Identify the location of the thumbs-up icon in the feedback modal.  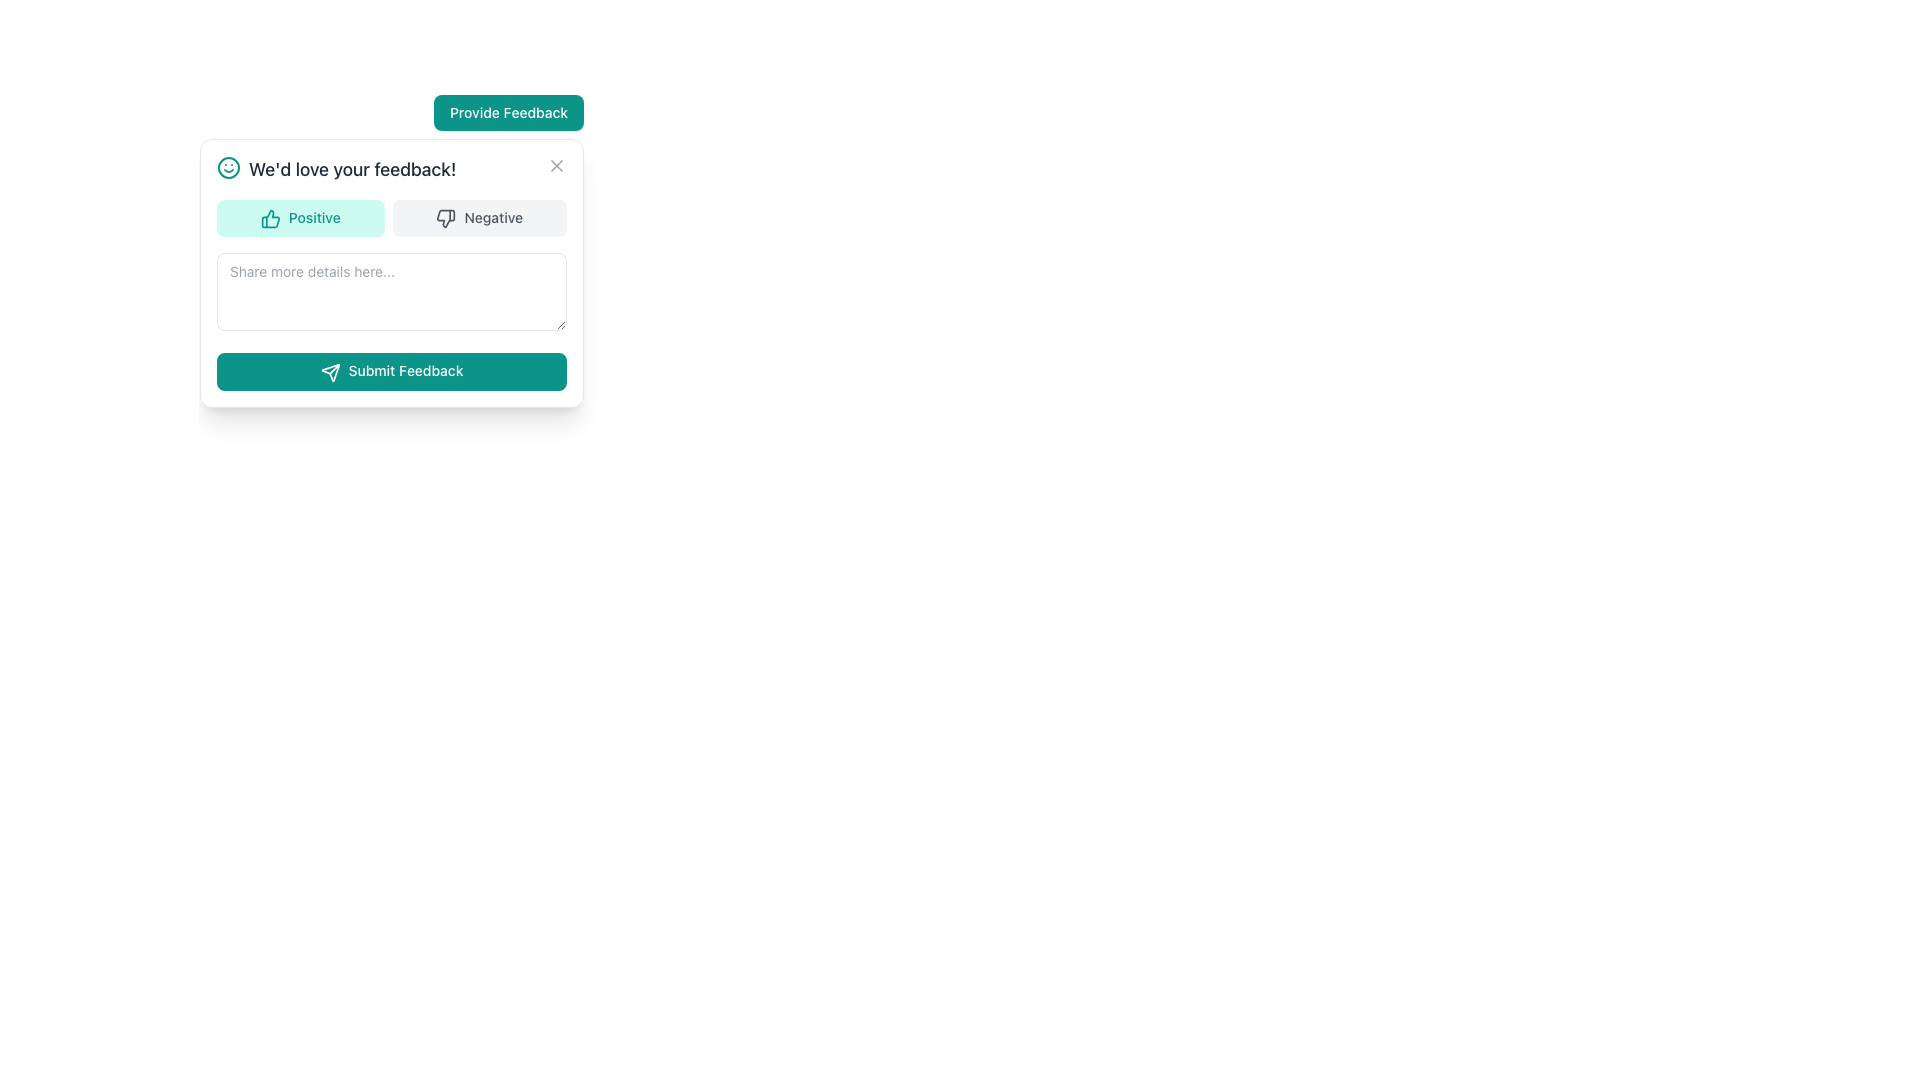
(269, 219).